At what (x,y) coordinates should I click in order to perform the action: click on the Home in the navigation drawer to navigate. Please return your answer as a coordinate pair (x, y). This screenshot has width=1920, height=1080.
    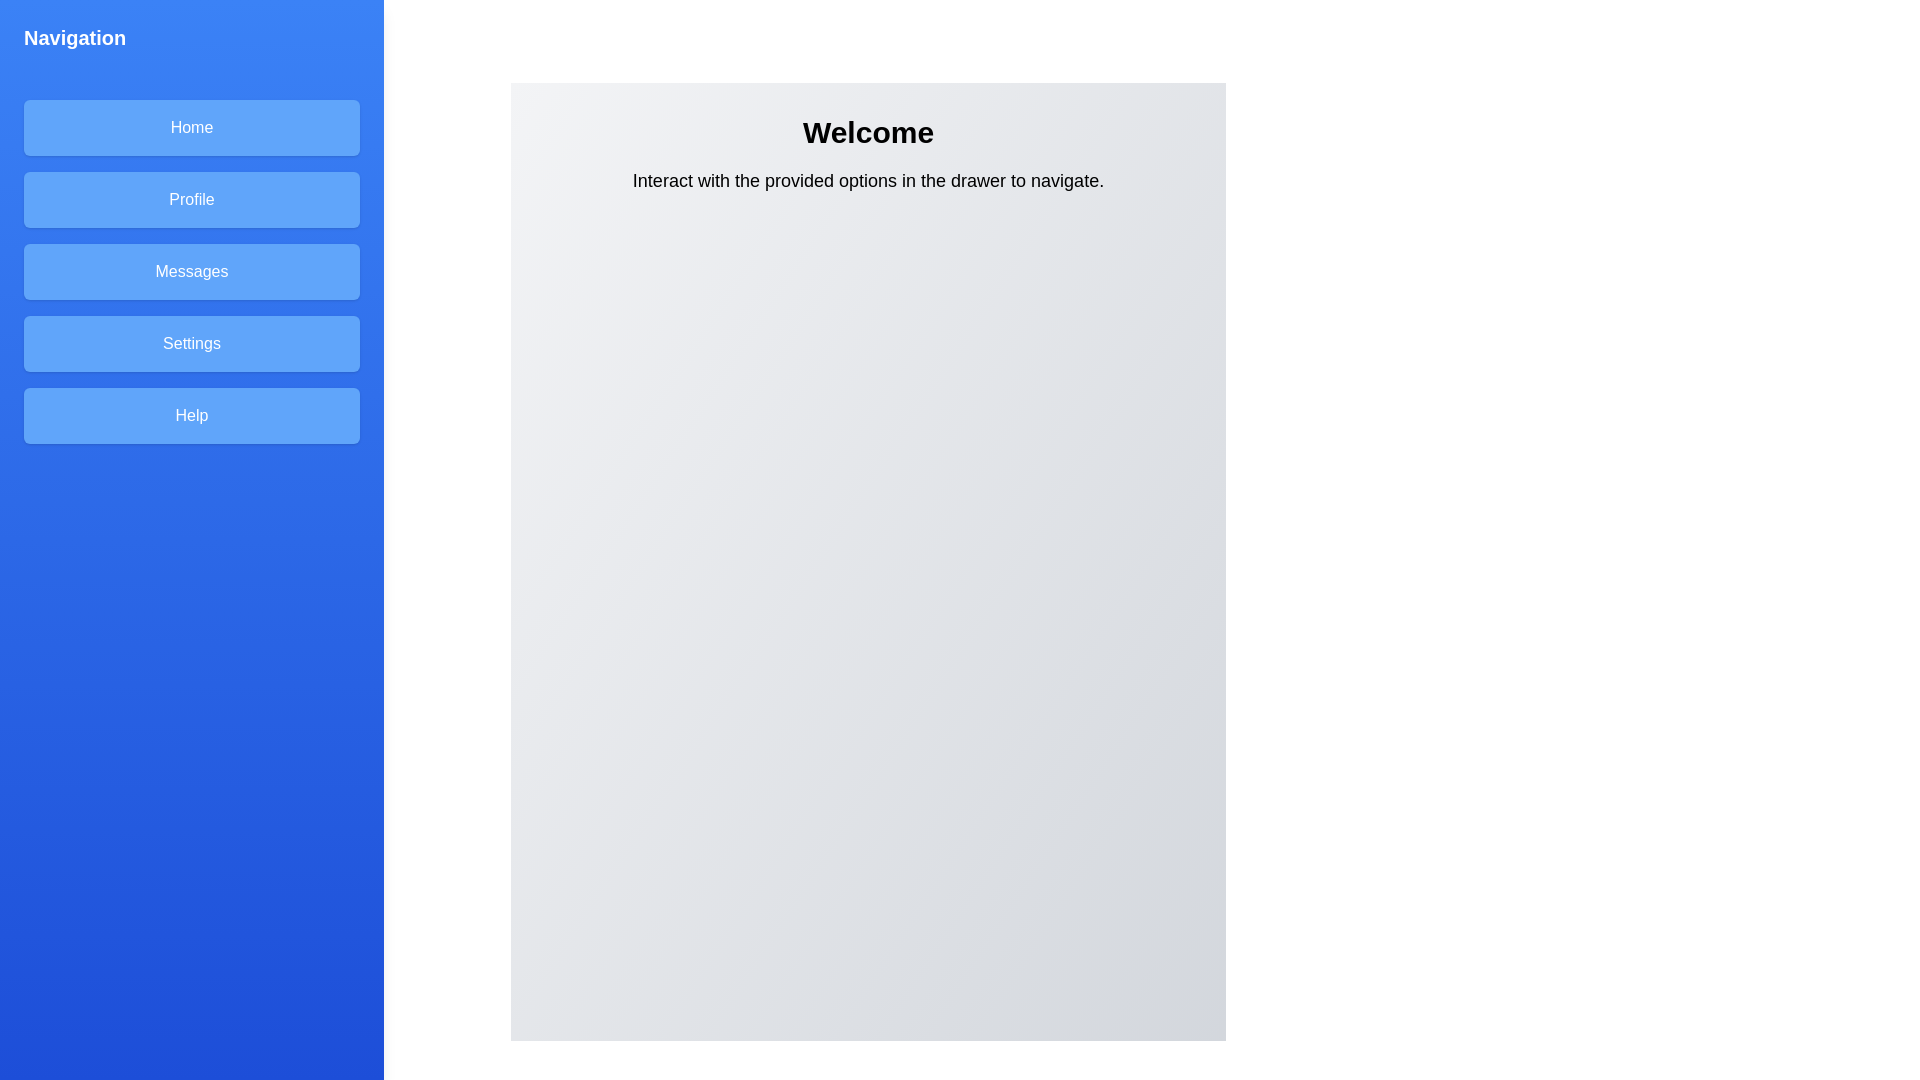
    Looking at the image, I should click on (192, 127).